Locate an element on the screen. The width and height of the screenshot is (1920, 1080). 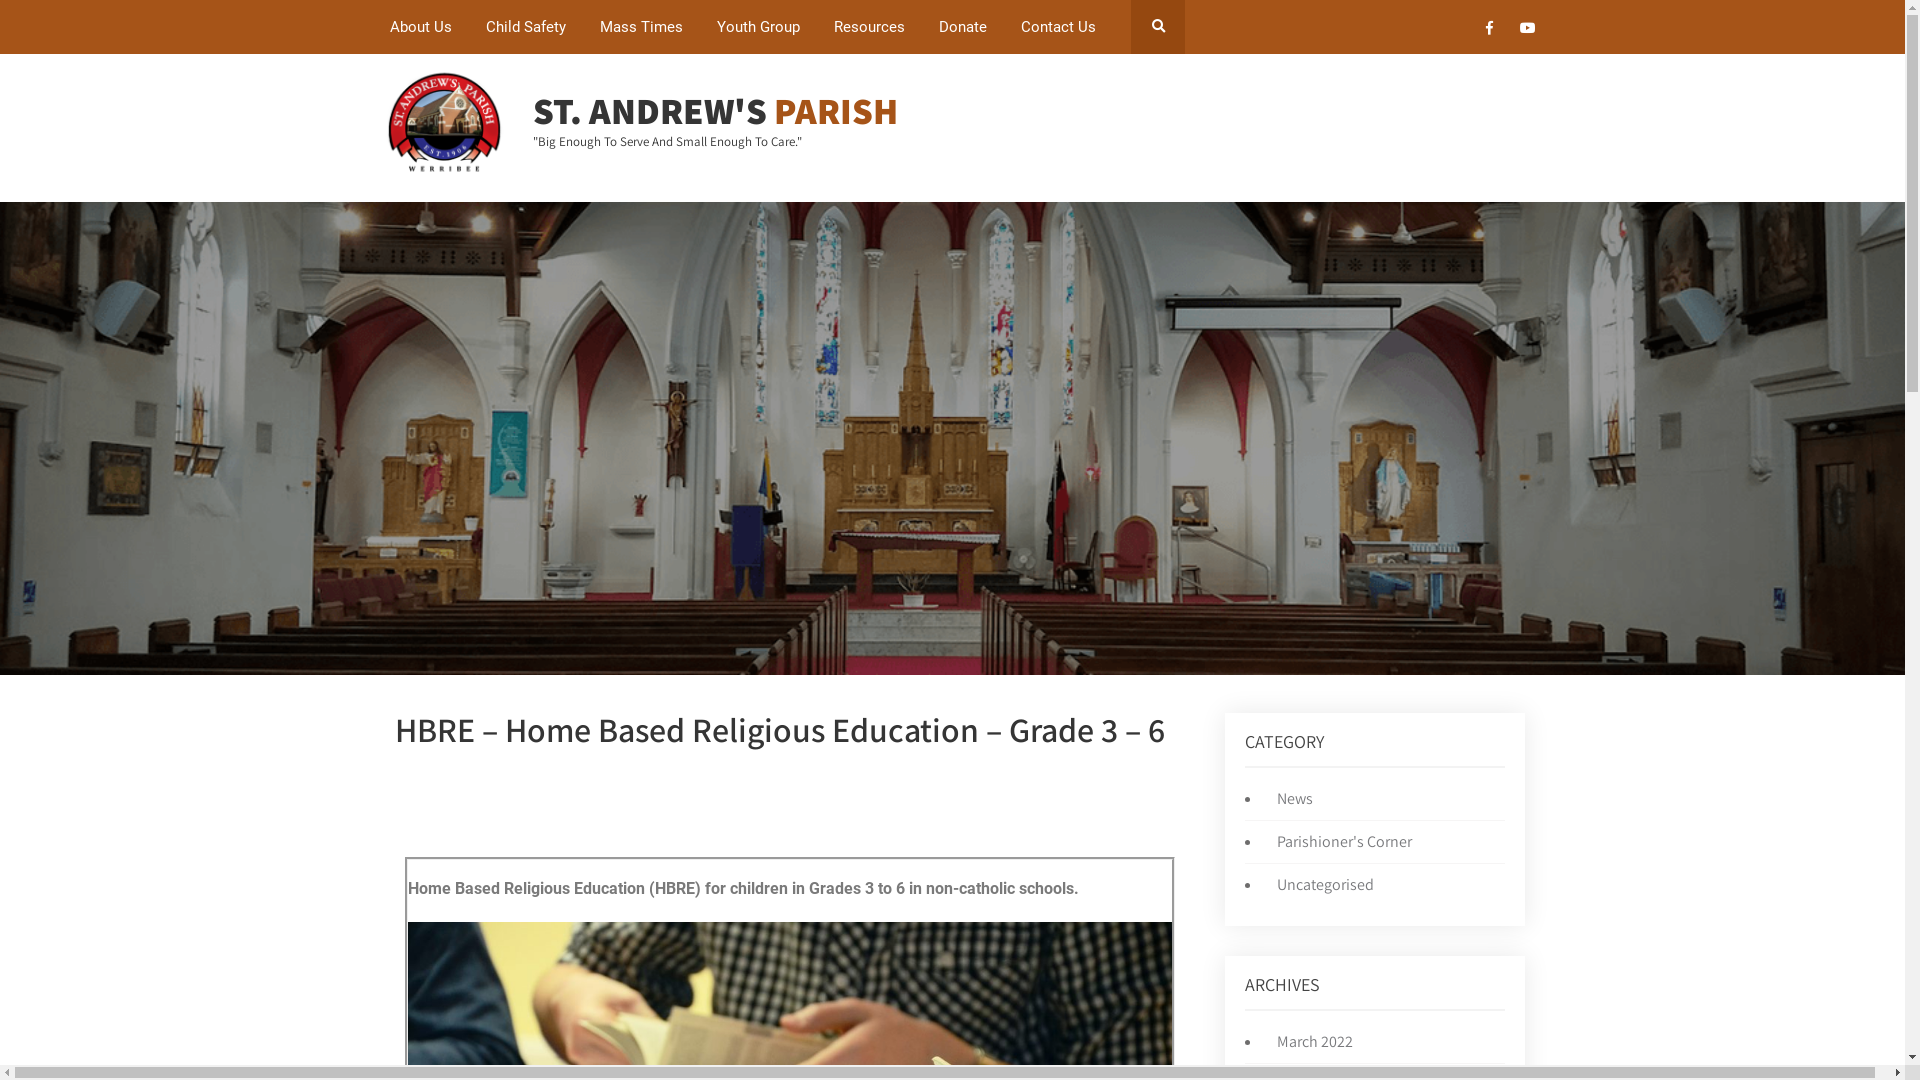
'ST. ANDREW'S PARISH' is located at coordinates (715, 110).